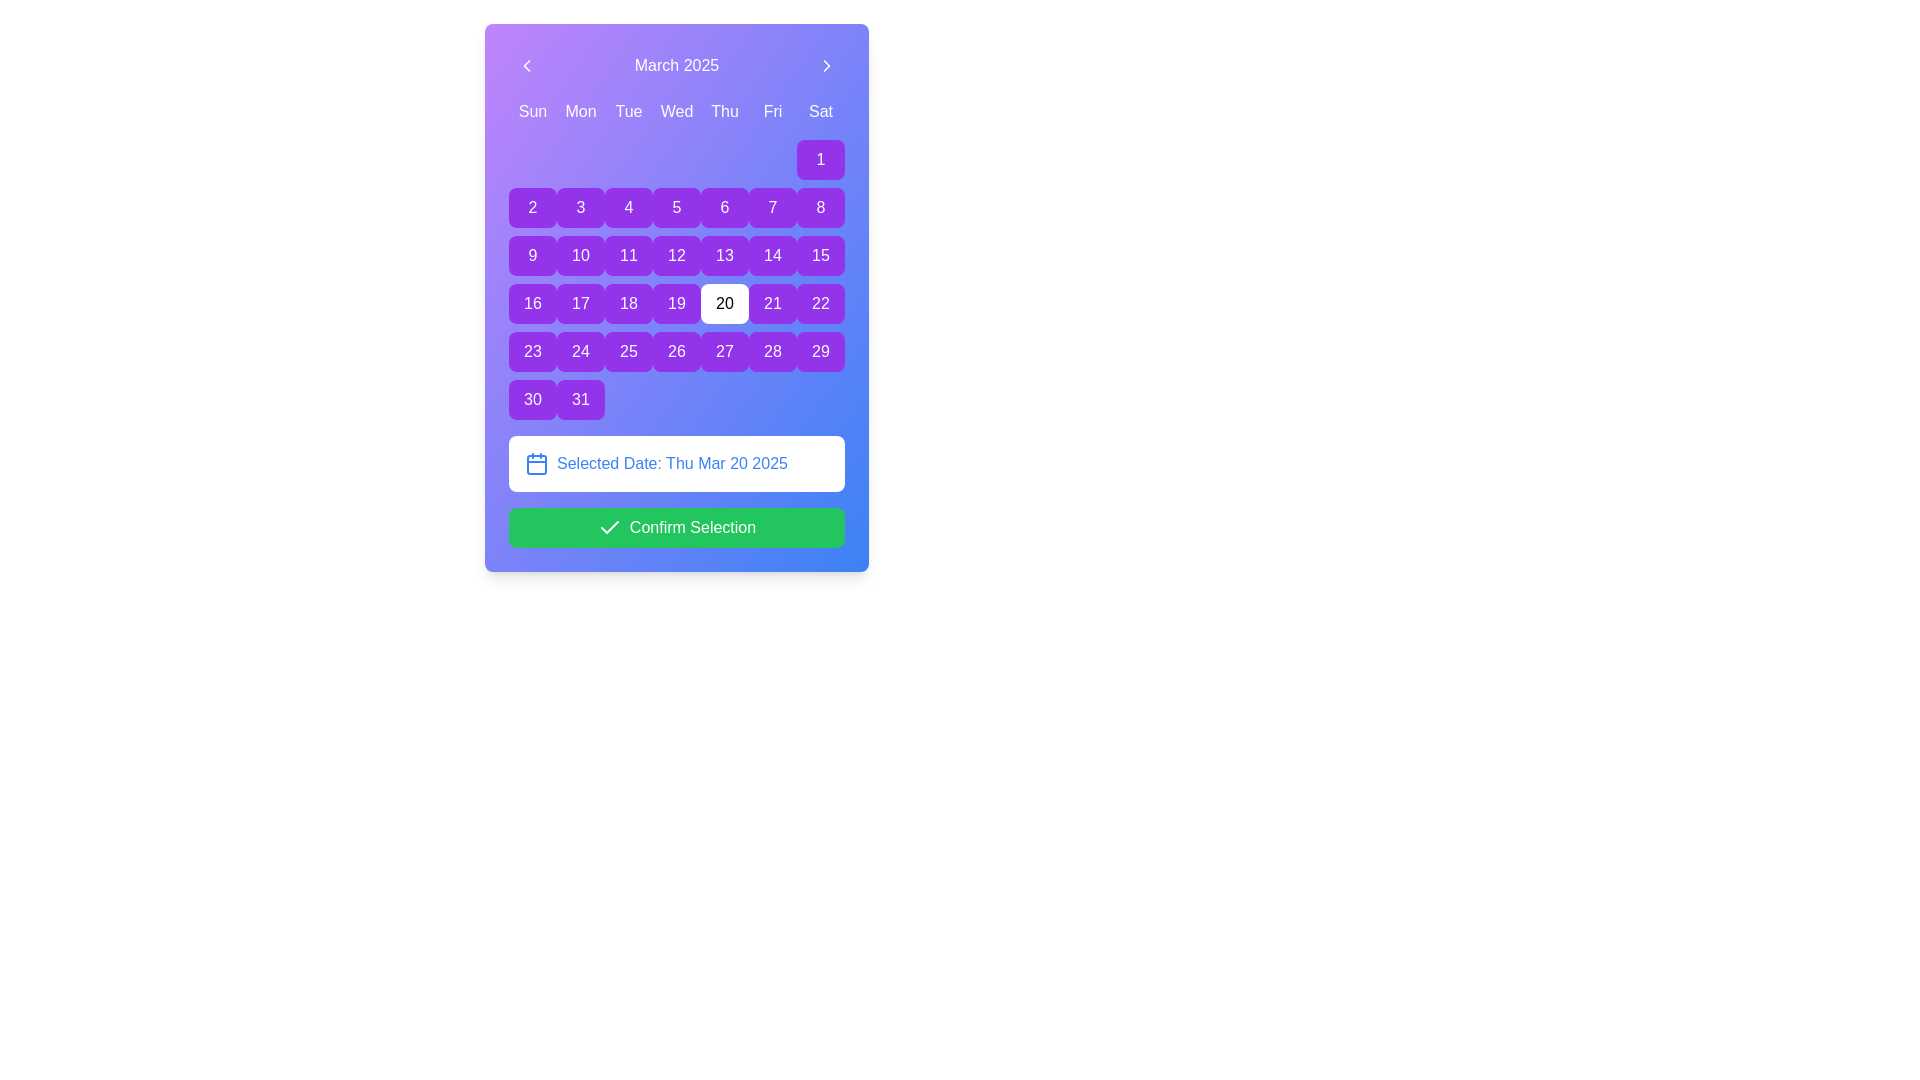 Image resolution: width=1920 pixels, height=1080 pixels. Describe the element at coordinates (820, 350) in the screenshot. I see `the button labeled '29' with a purple background in the calendar grid` at that location.